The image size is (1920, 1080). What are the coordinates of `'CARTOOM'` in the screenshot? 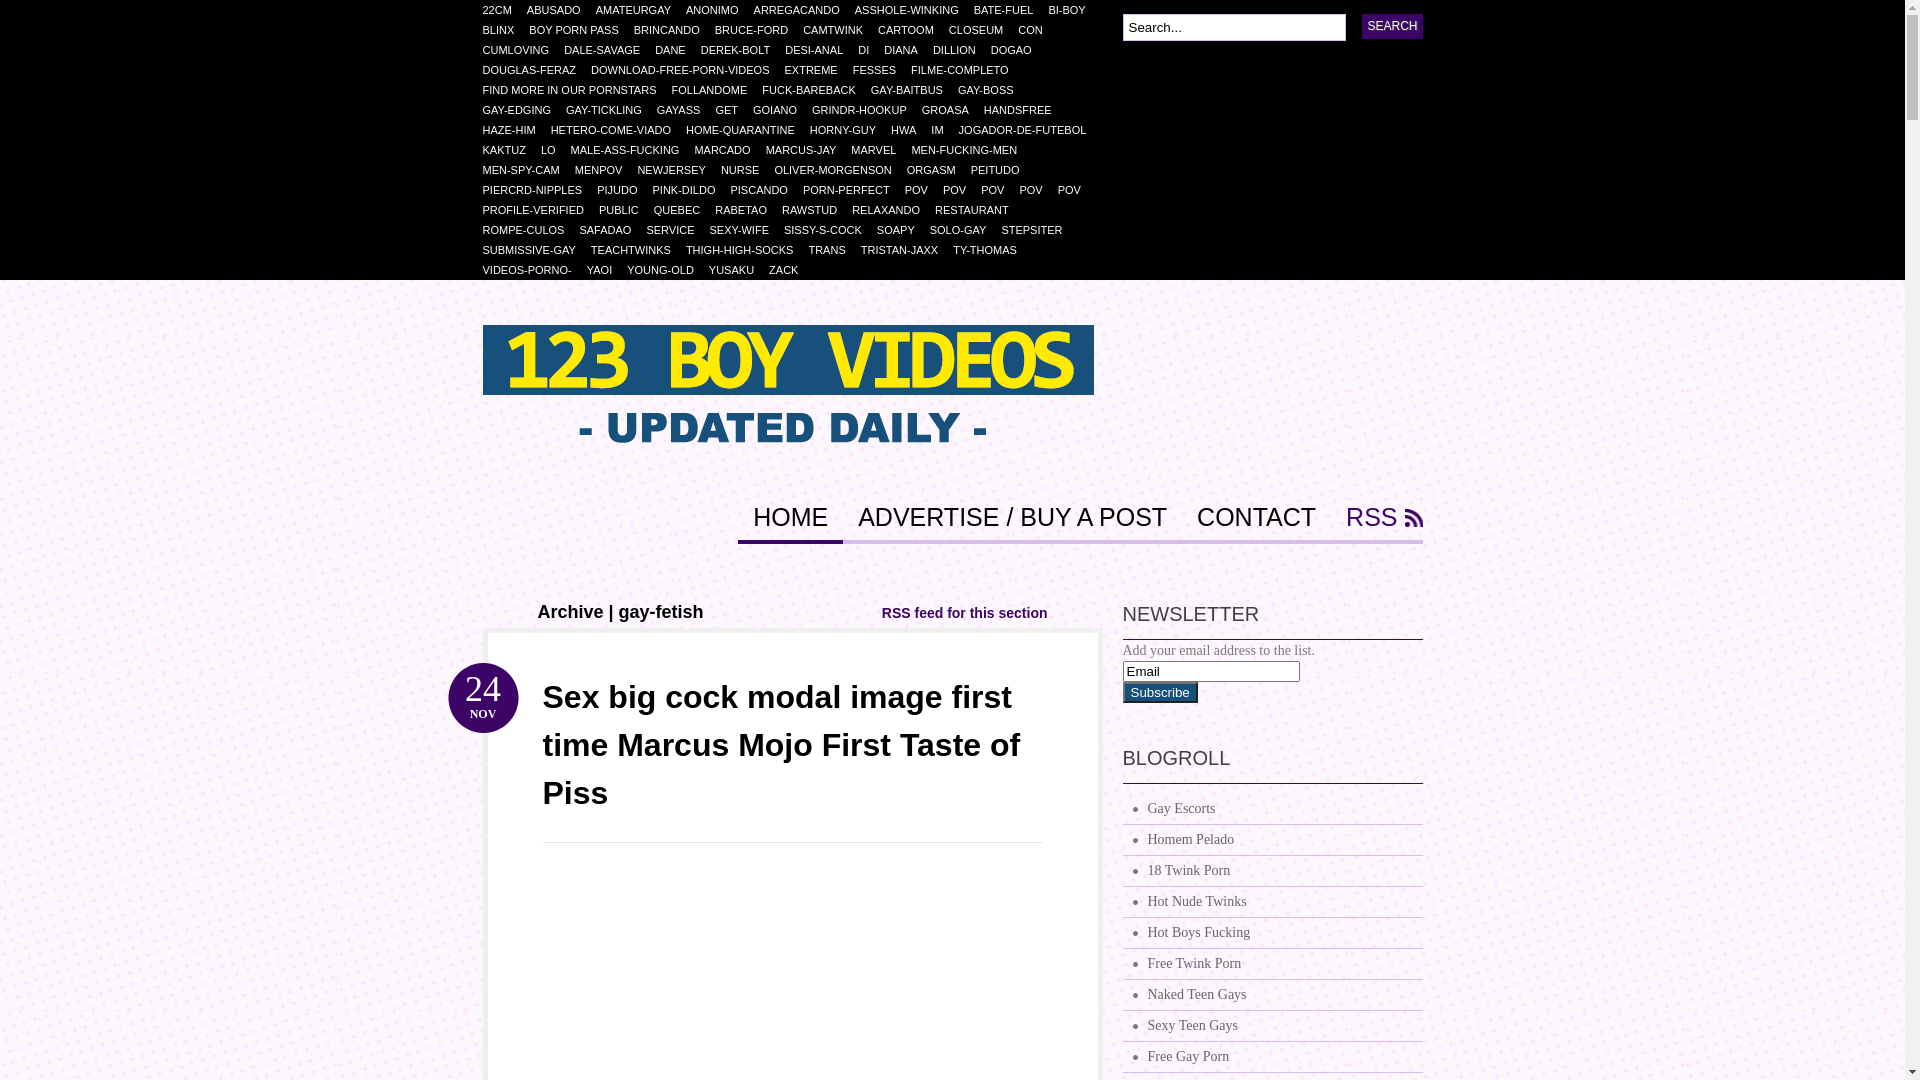 It's located at (912, 30).